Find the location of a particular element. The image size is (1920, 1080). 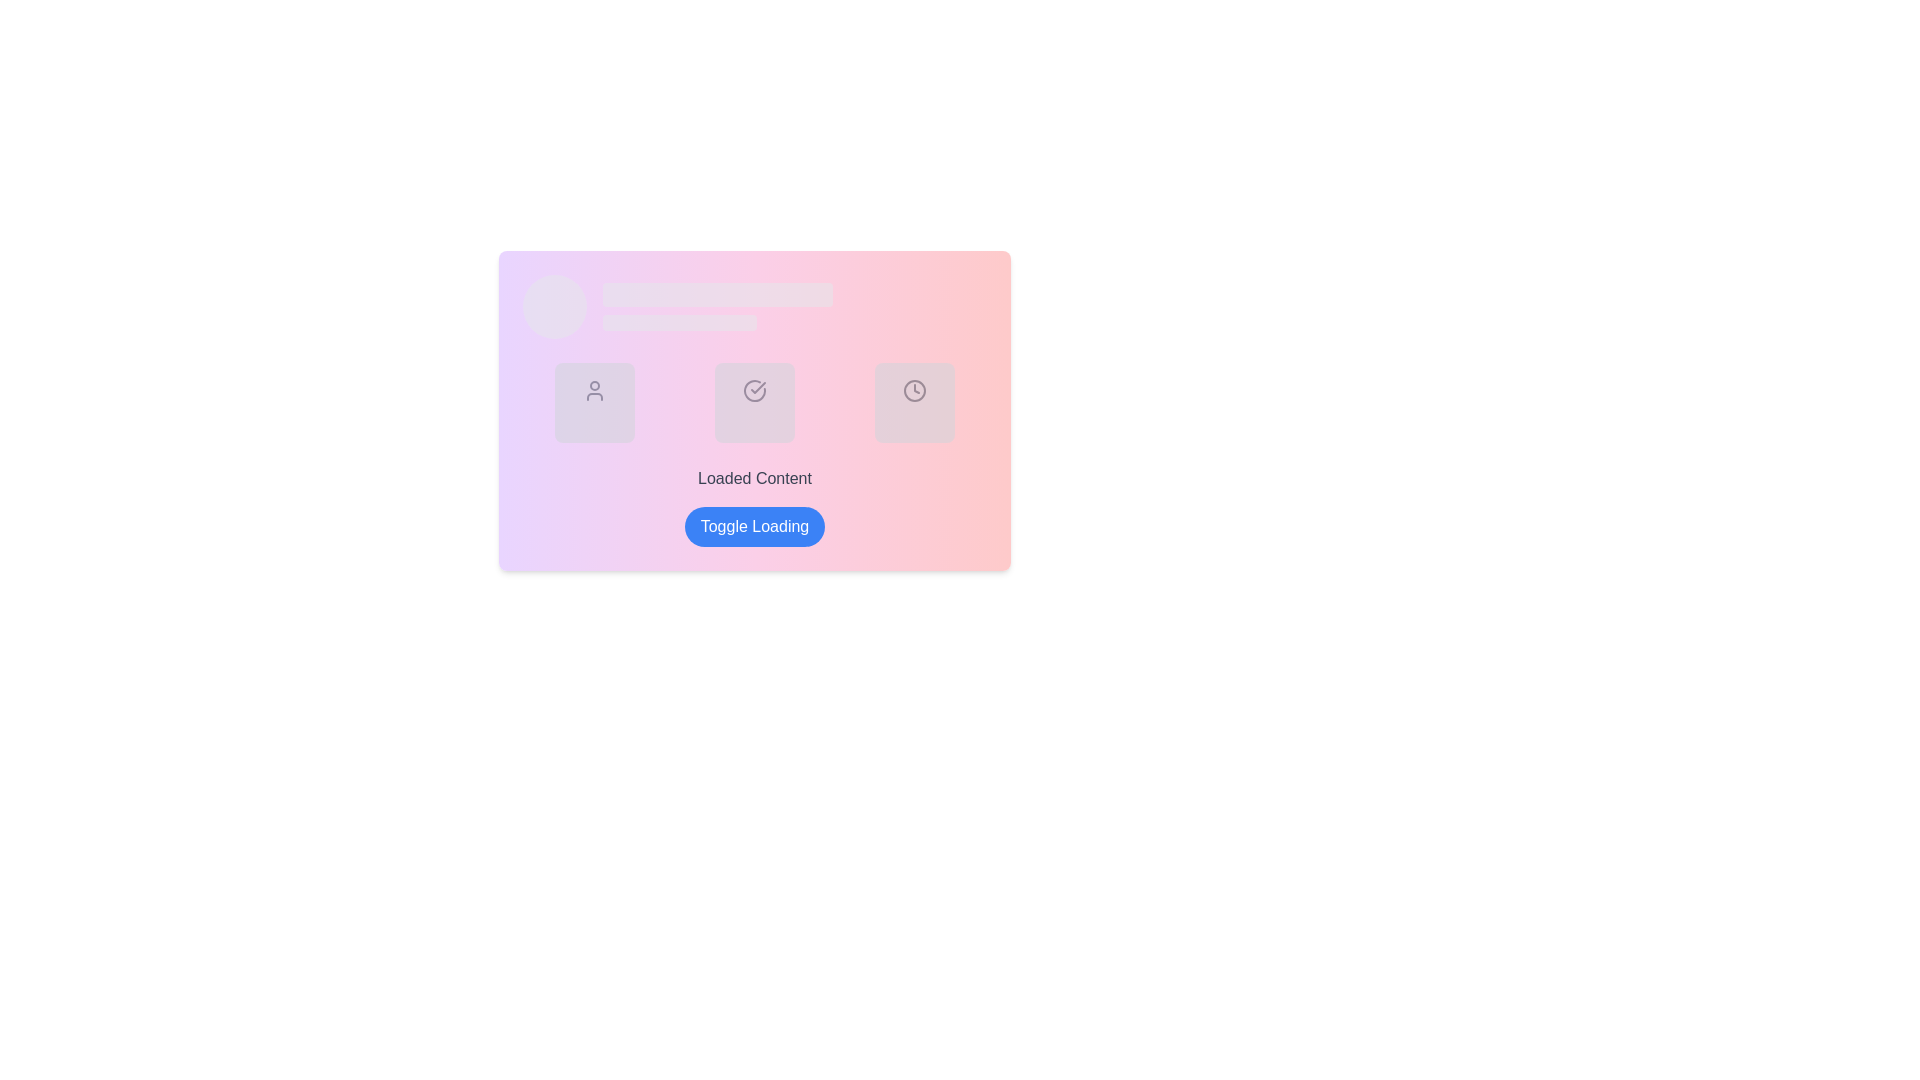

the clock icon, which is the third icon in a horizontally arranged group of three icons, featuring a circular outline and modern design, set against a gray background is located at coordinates (914, 390).